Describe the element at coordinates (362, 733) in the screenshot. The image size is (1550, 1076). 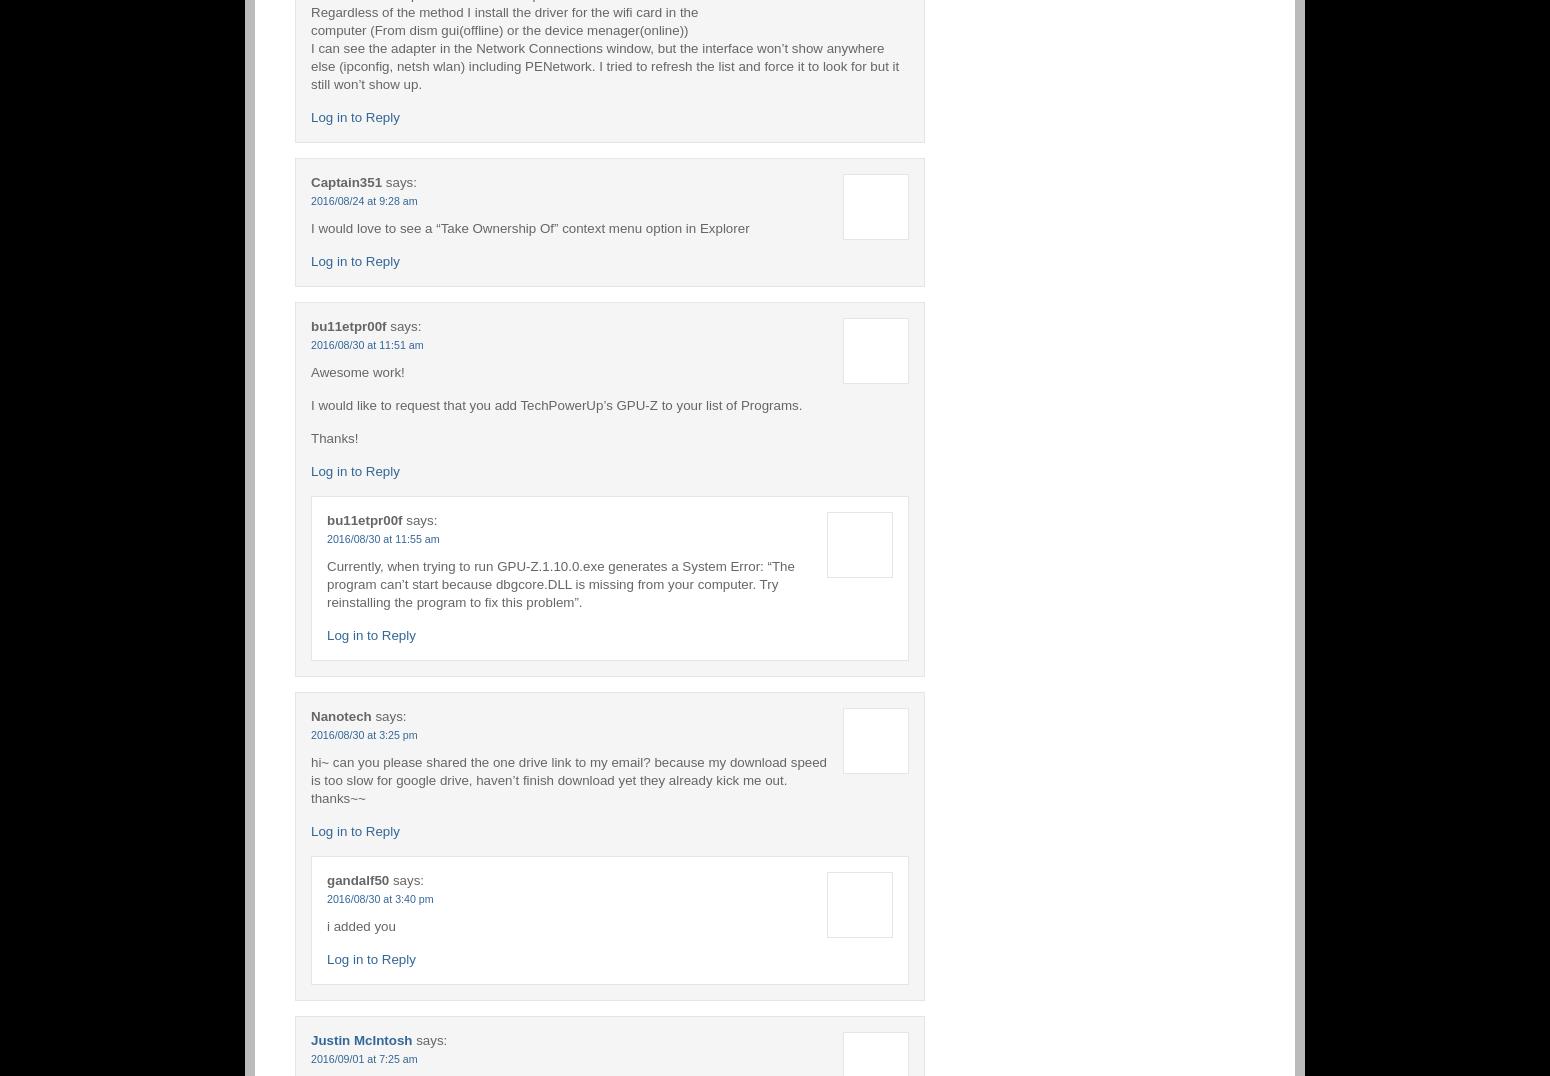
I see `'2016/08/30 at 3:25 pm'` at that location.